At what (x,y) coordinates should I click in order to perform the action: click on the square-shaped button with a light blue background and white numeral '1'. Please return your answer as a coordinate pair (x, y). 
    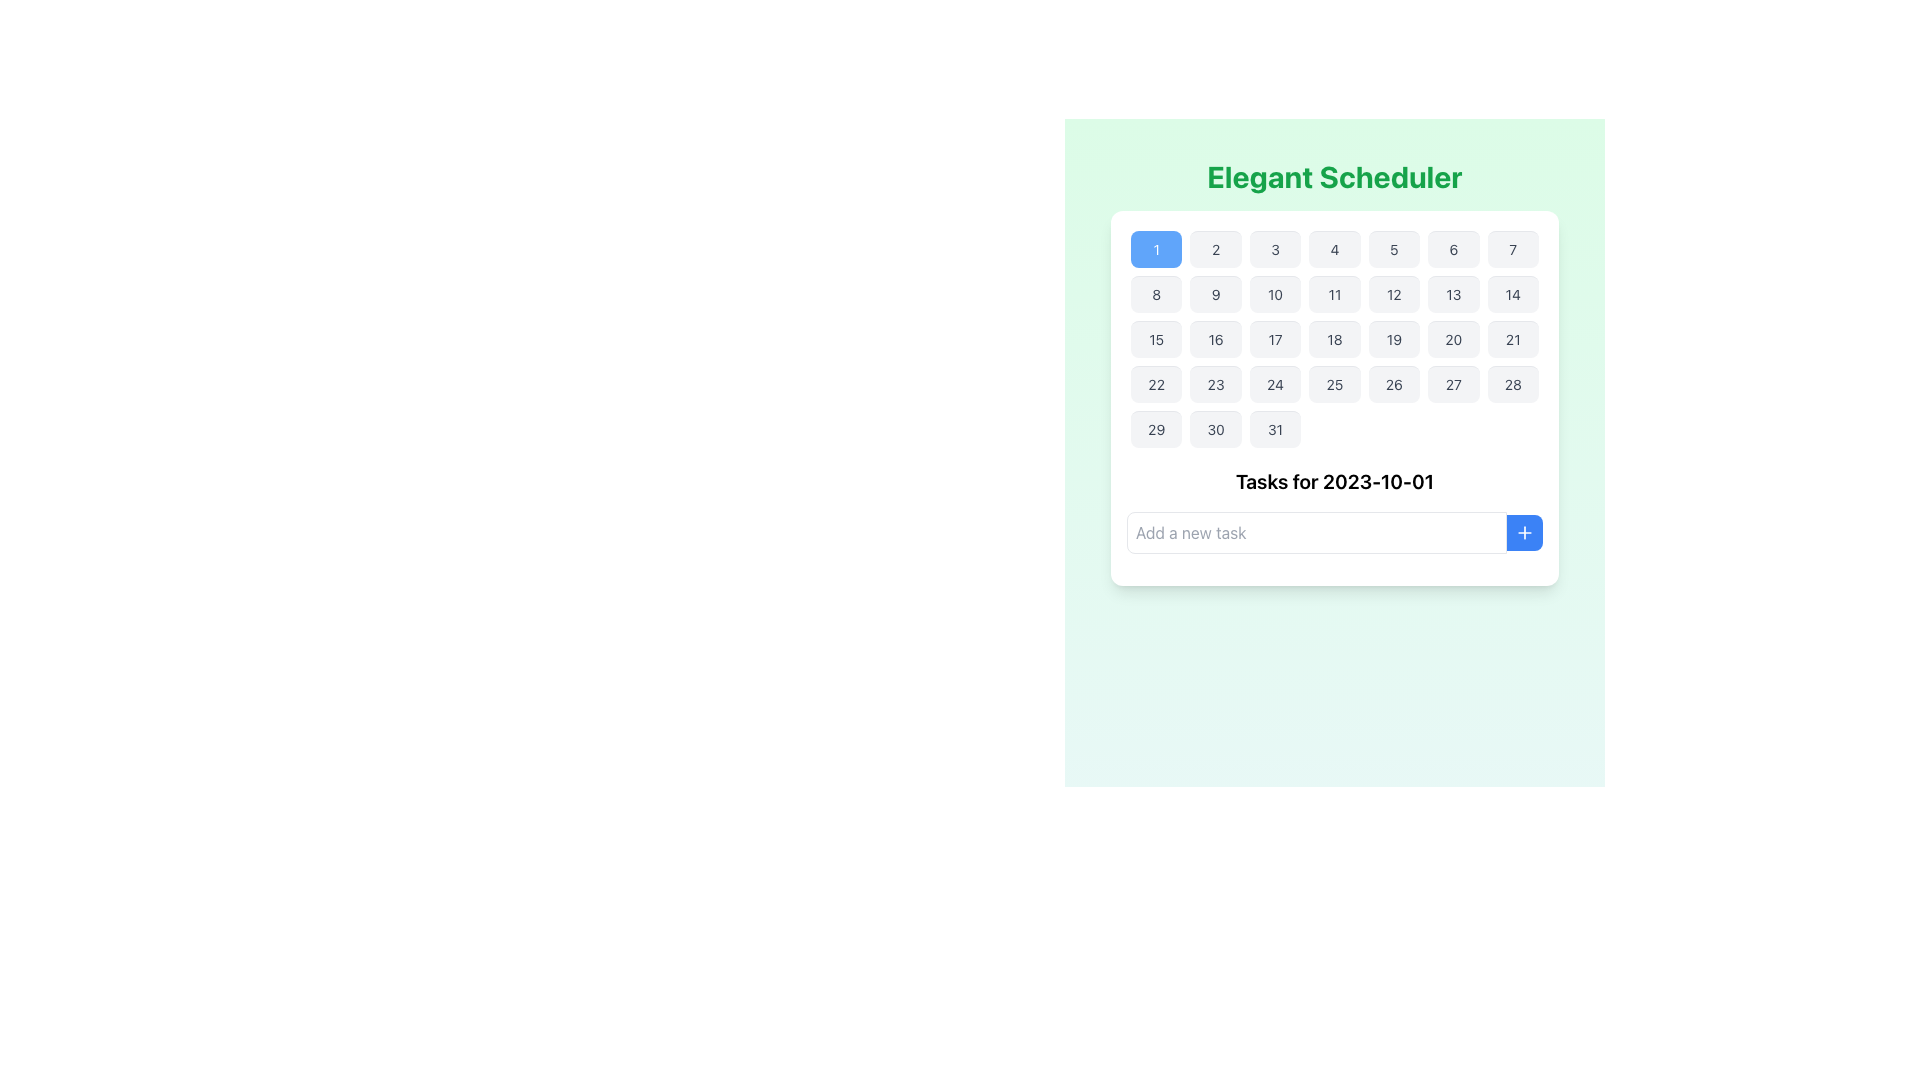
    Looking at the image, I should click on (1156, 248).